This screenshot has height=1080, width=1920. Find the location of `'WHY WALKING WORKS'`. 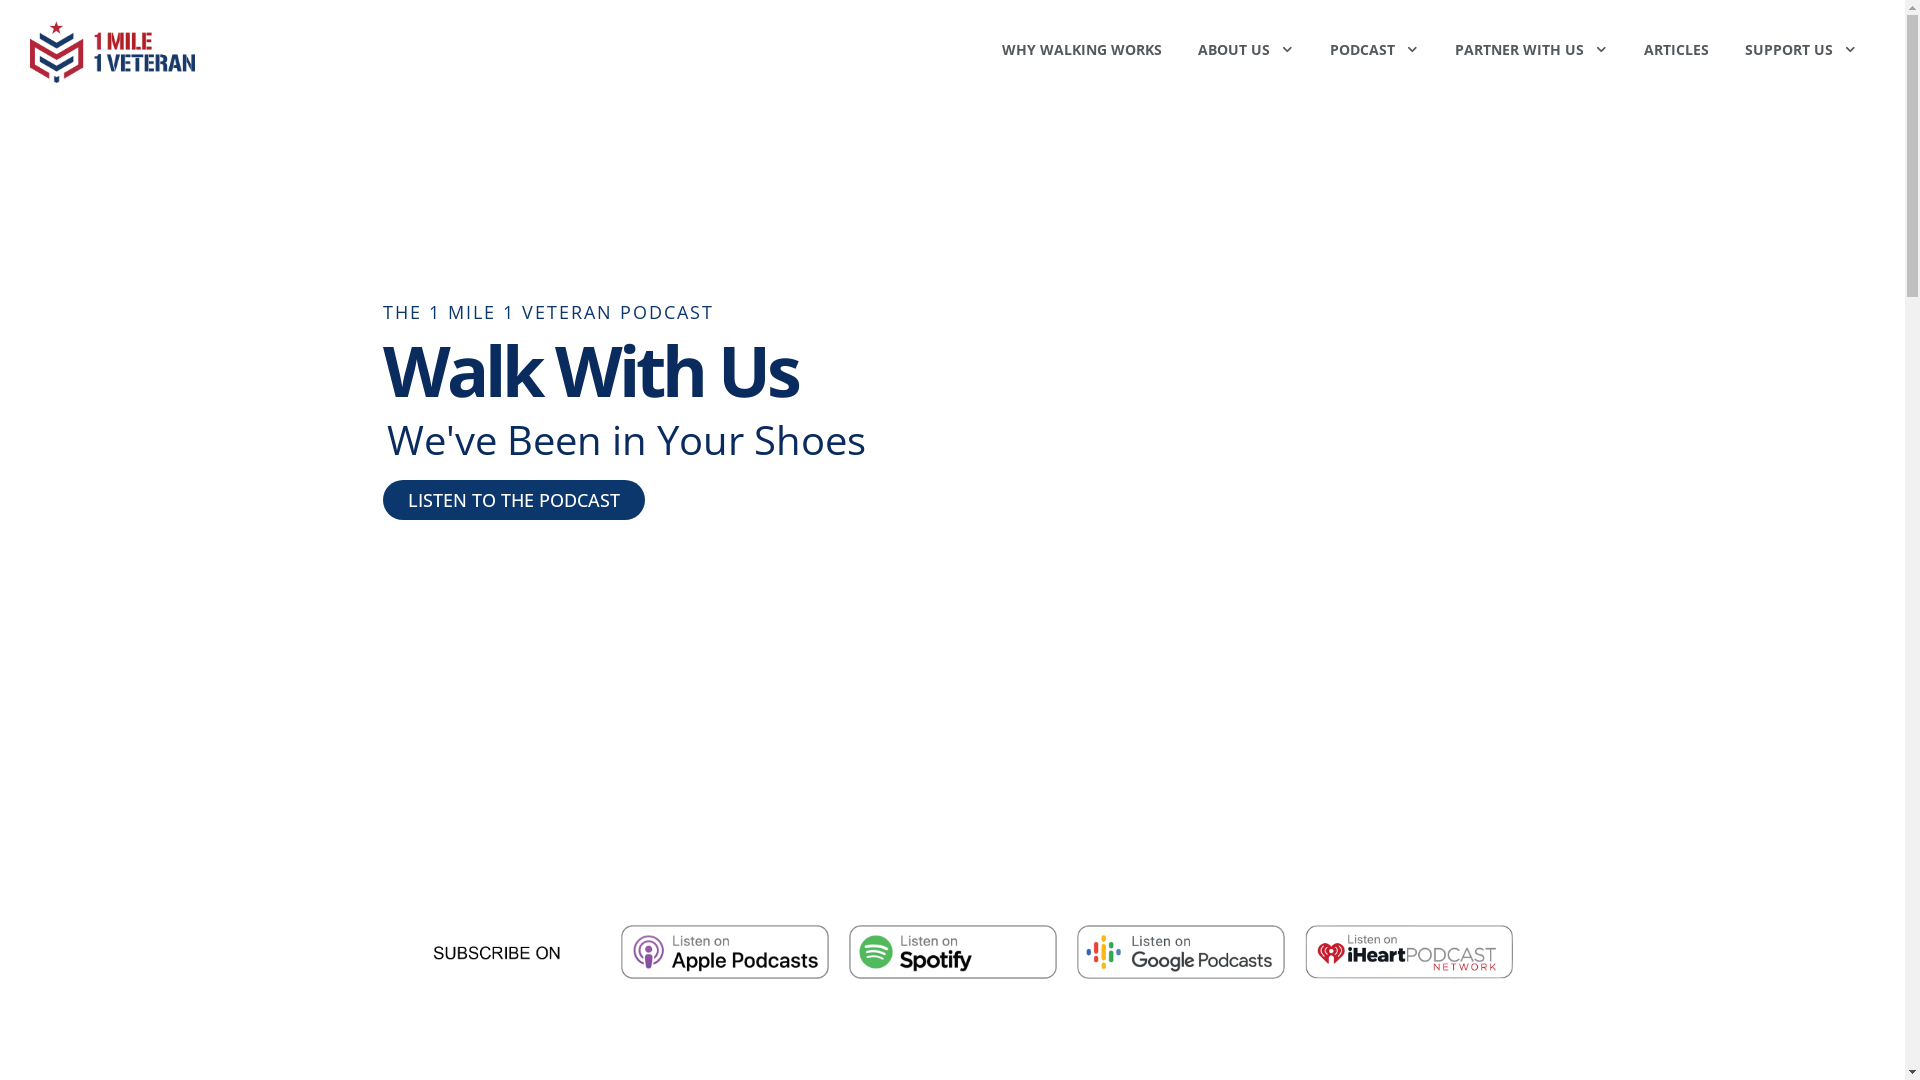

'WHY WALKING WORKS' is located at coordinates (1080, 49).